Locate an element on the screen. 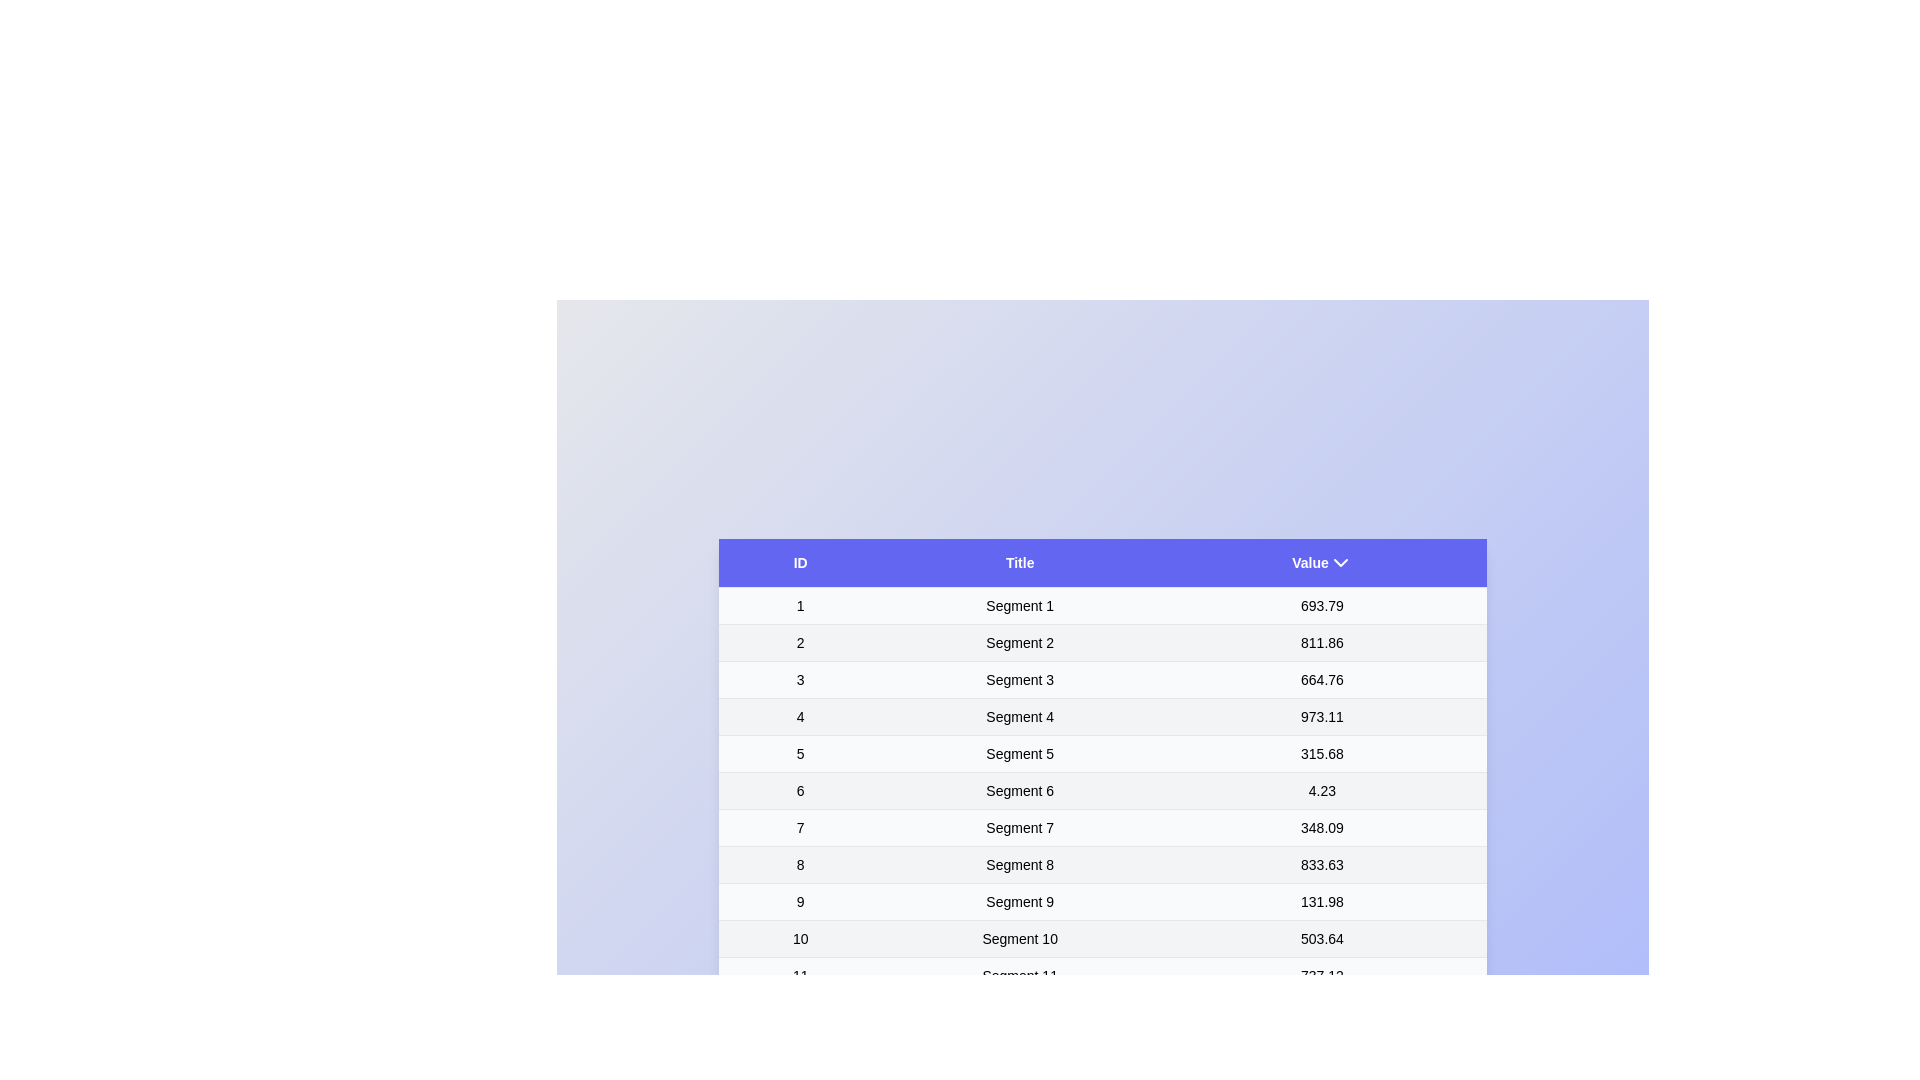  the ascending/descending icon in the 'Value' header to toggle the sorting order is located at coordinates (1340, 562).